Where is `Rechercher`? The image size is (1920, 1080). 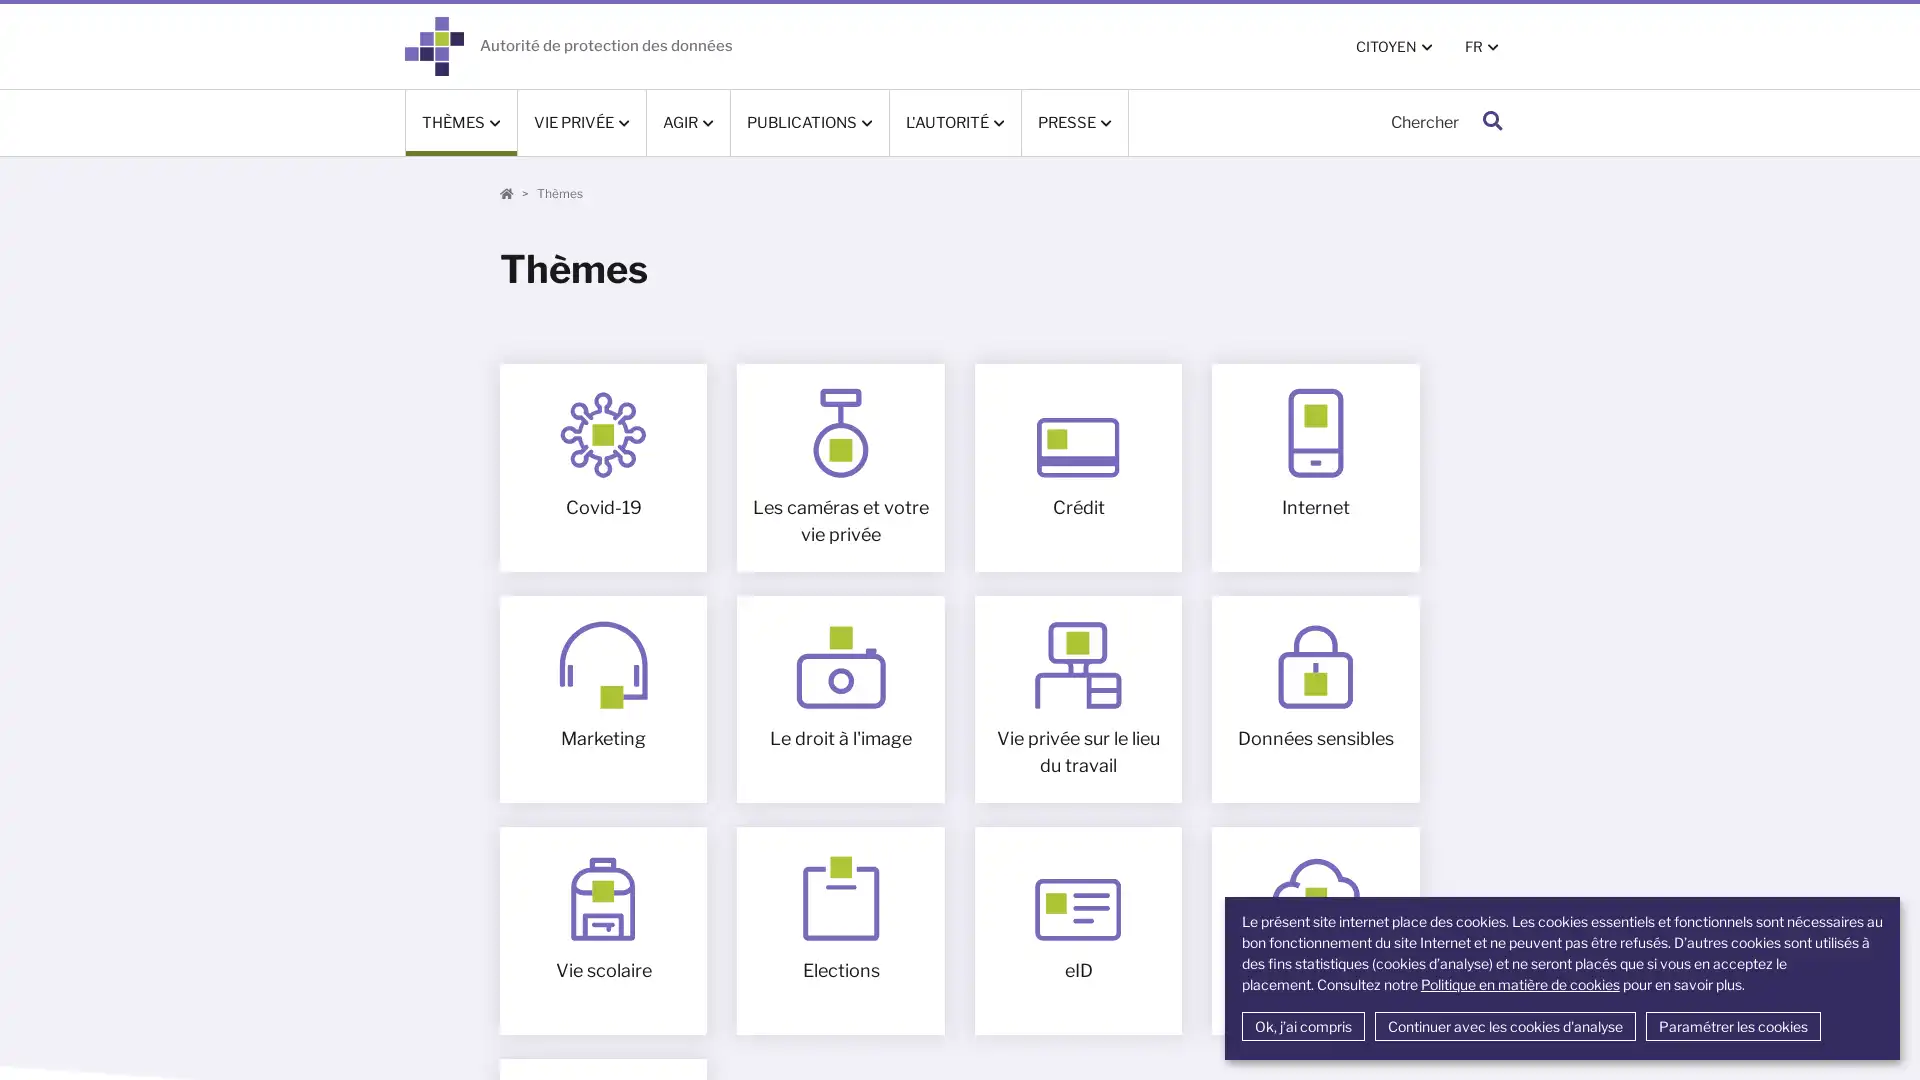 Rechercher is located at coordinates (1492, 122).